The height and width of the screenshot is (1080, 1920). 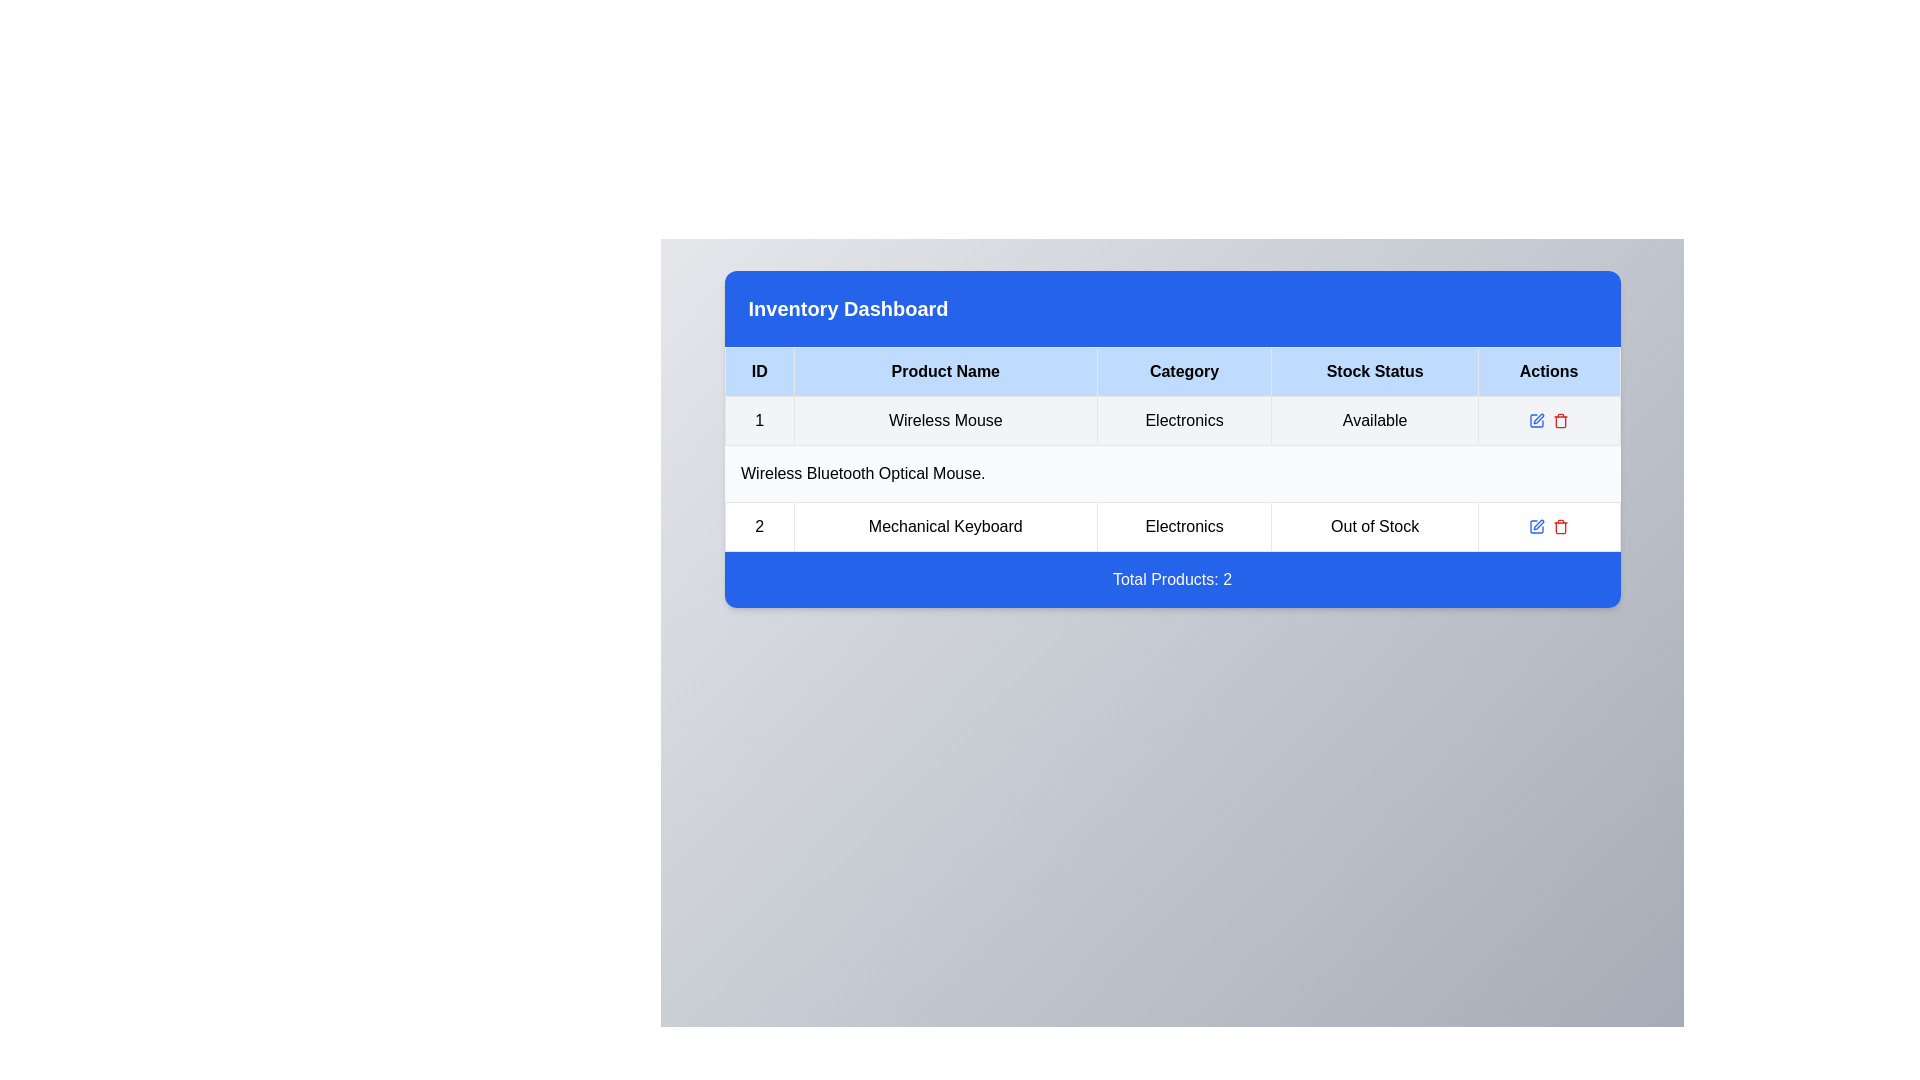 What do you see at coordinates (1374, 371) in the screenshot?
I see `the 'Stock Status' label, which is the fourth column header in the table header row of the 'Inventory Dashboard', aligned between 'Category' and 'Actions'` at bounding box center [1374, 371].